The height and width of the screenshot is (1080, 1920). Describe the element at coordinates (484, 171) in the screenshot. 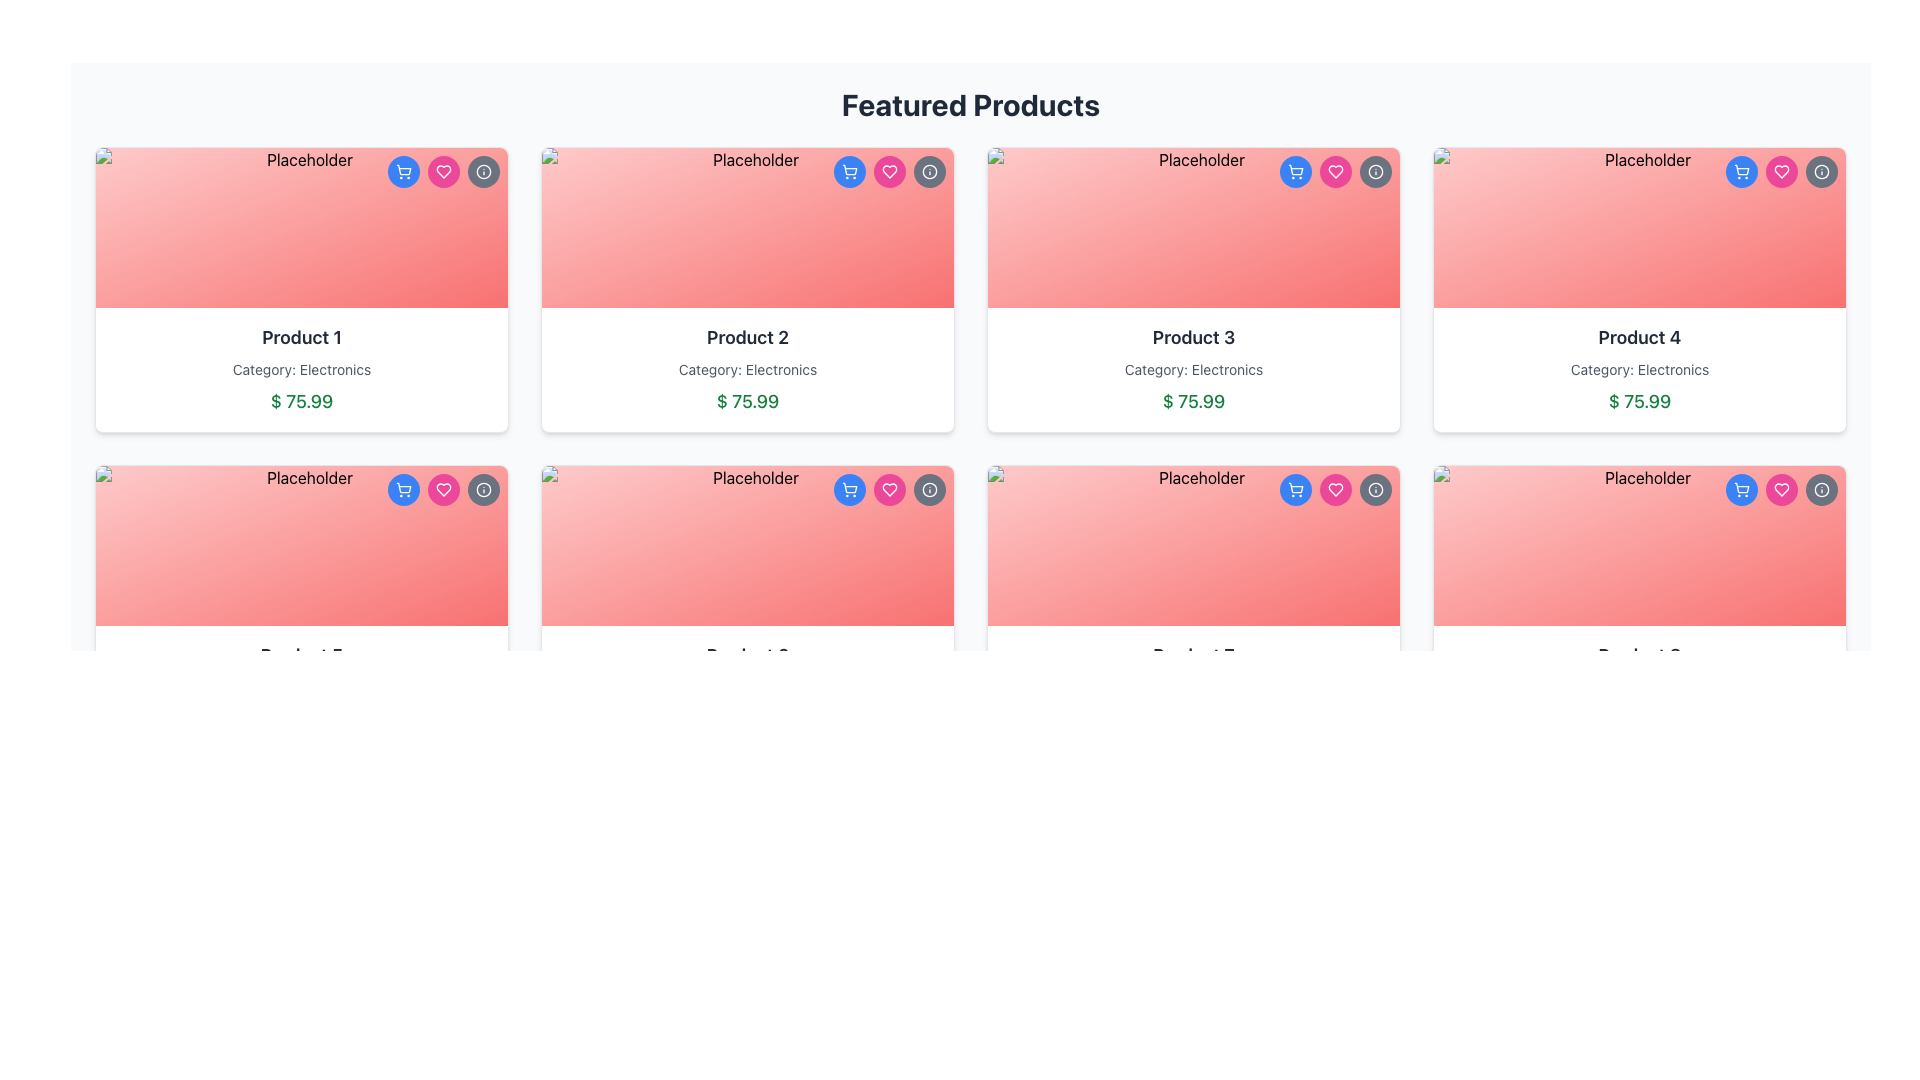

I see `the information button located at the top-right corner of the 'Product 1' card` at that location.